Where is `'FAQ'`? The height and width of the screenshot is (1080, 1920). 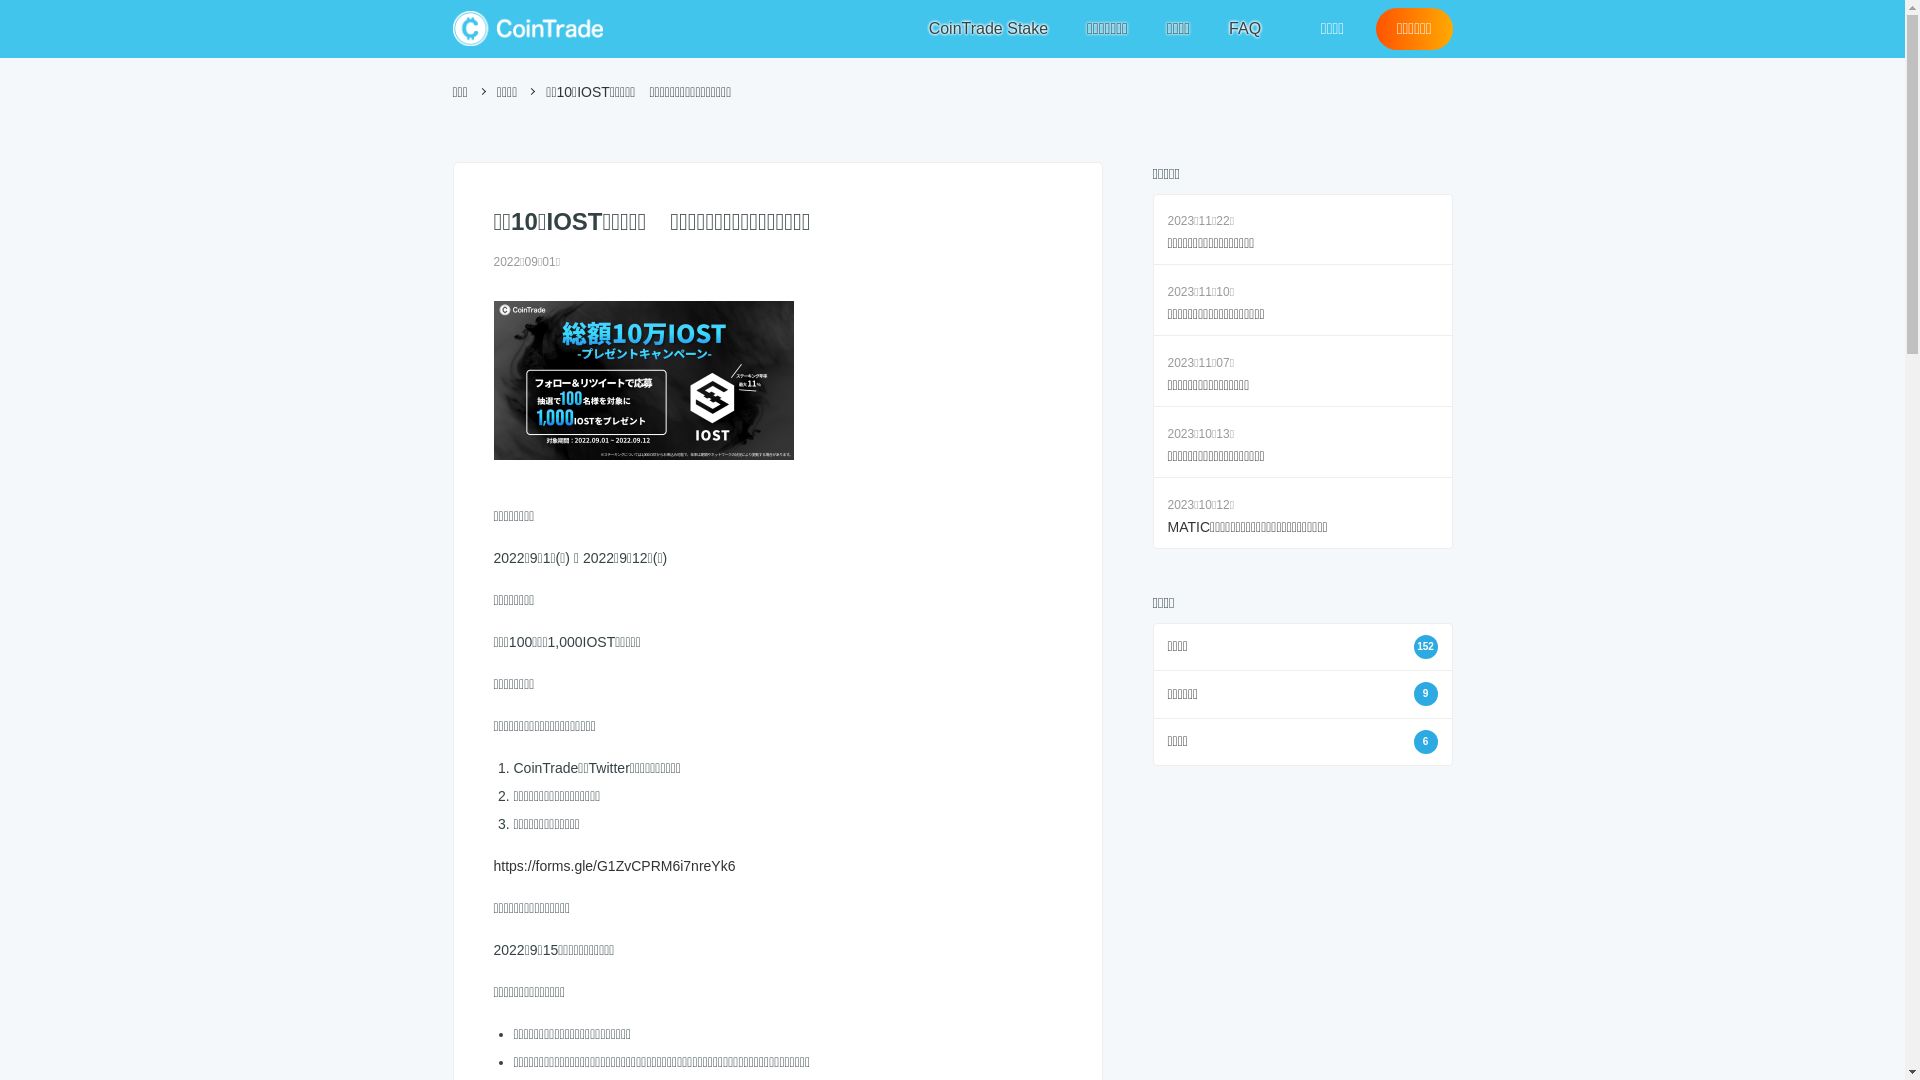
'FAQ' is located at coordinates (1243, 29).